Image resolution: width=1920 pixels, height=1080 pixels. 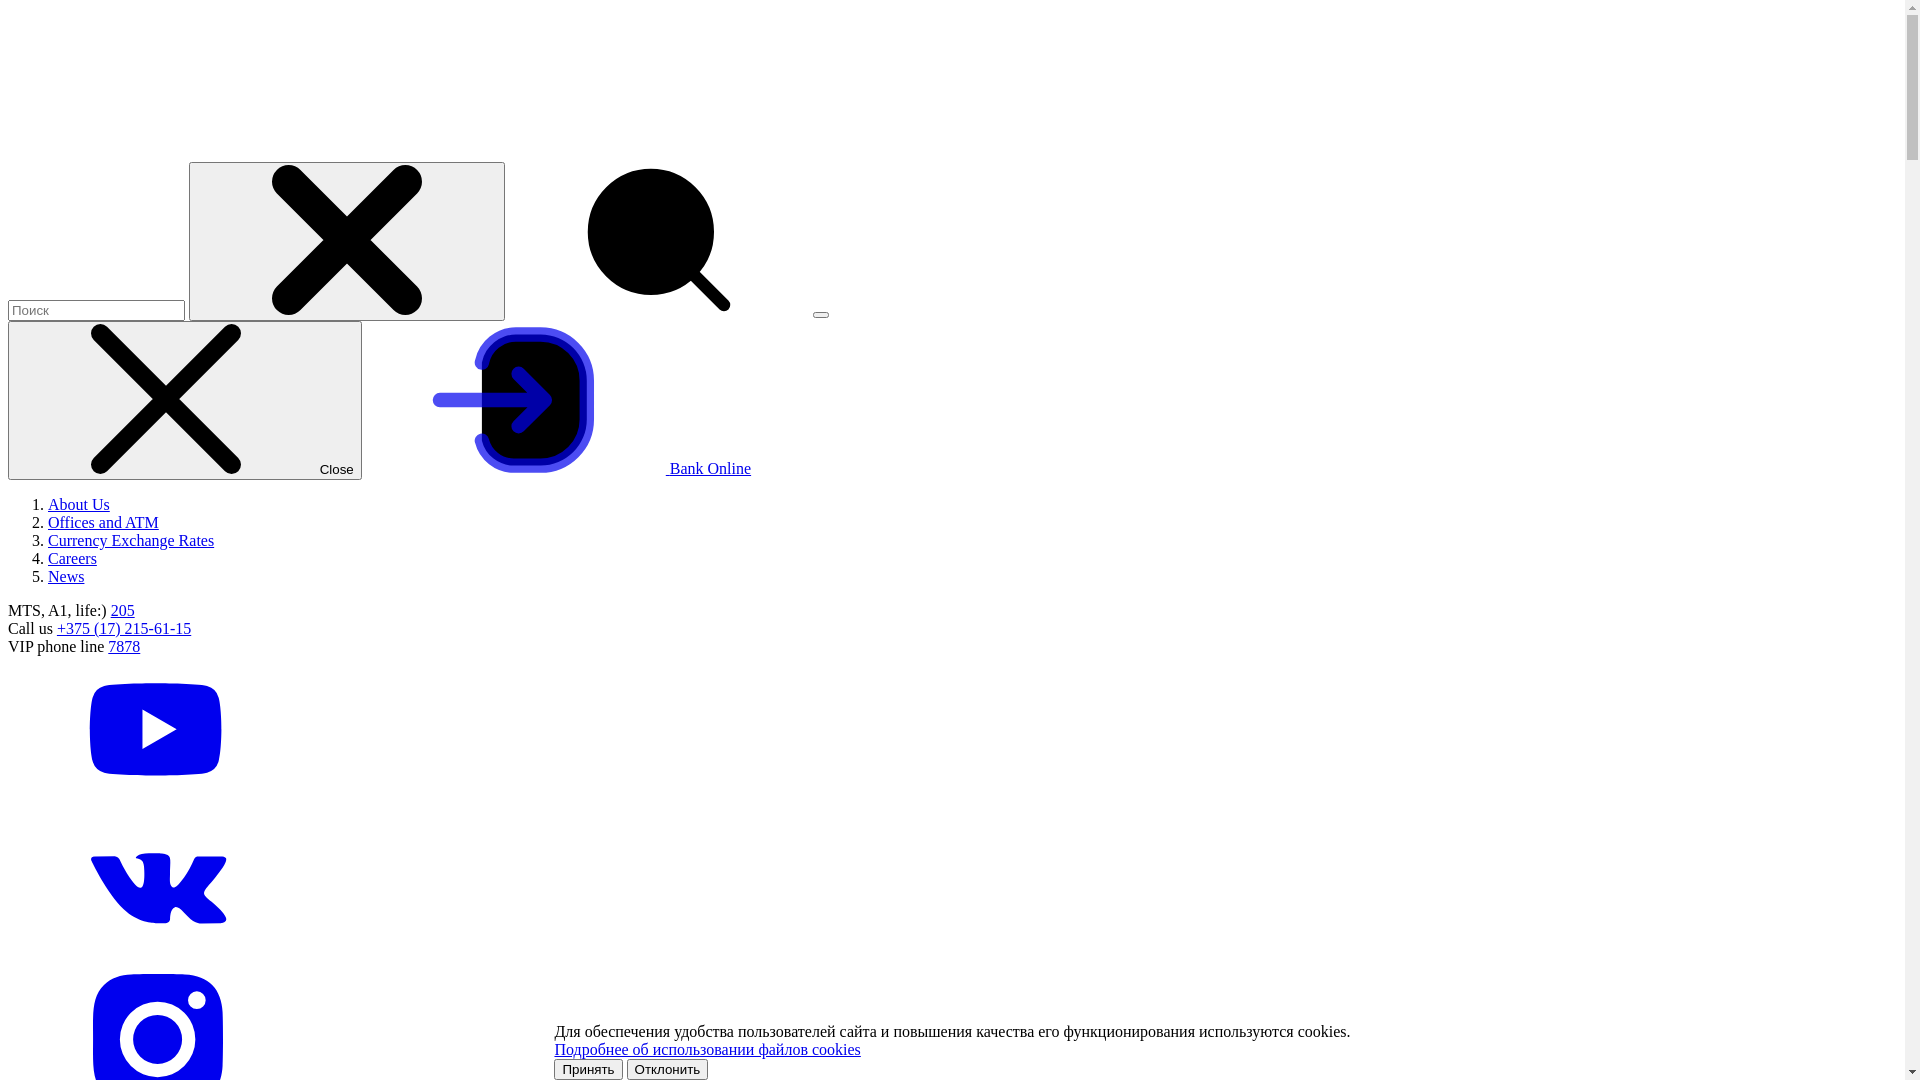 What do you see at coordinates (185, 400) in the screenshot?
I see `'Close'` at bounding box center [185, 400].